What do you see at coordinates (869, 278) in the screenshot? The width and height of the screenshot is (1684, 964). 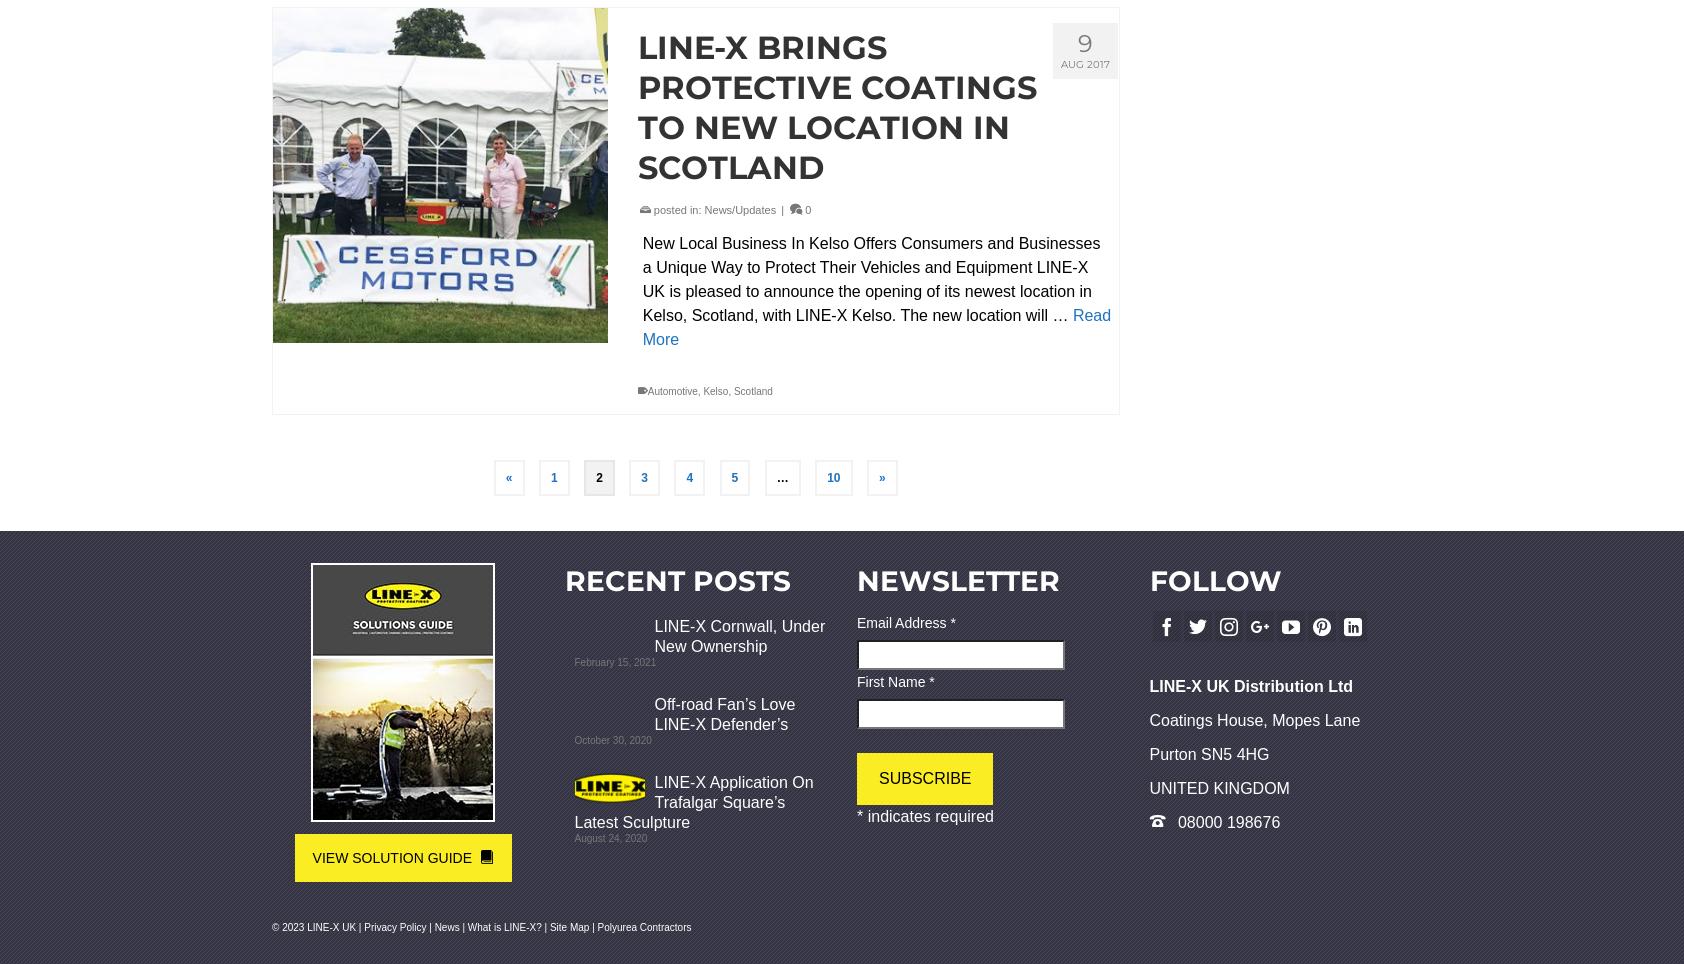 I see `'New Local Business In Kelso Offers Consumers and Businesses a Unique Way to Protect Their Vehicles and Equipment LINE-X UK is pleased to announce the opening of its newest location in Kelso, Scotland, with LINE-X Kelso. The new location will …'` at bounding box center [869, 278].